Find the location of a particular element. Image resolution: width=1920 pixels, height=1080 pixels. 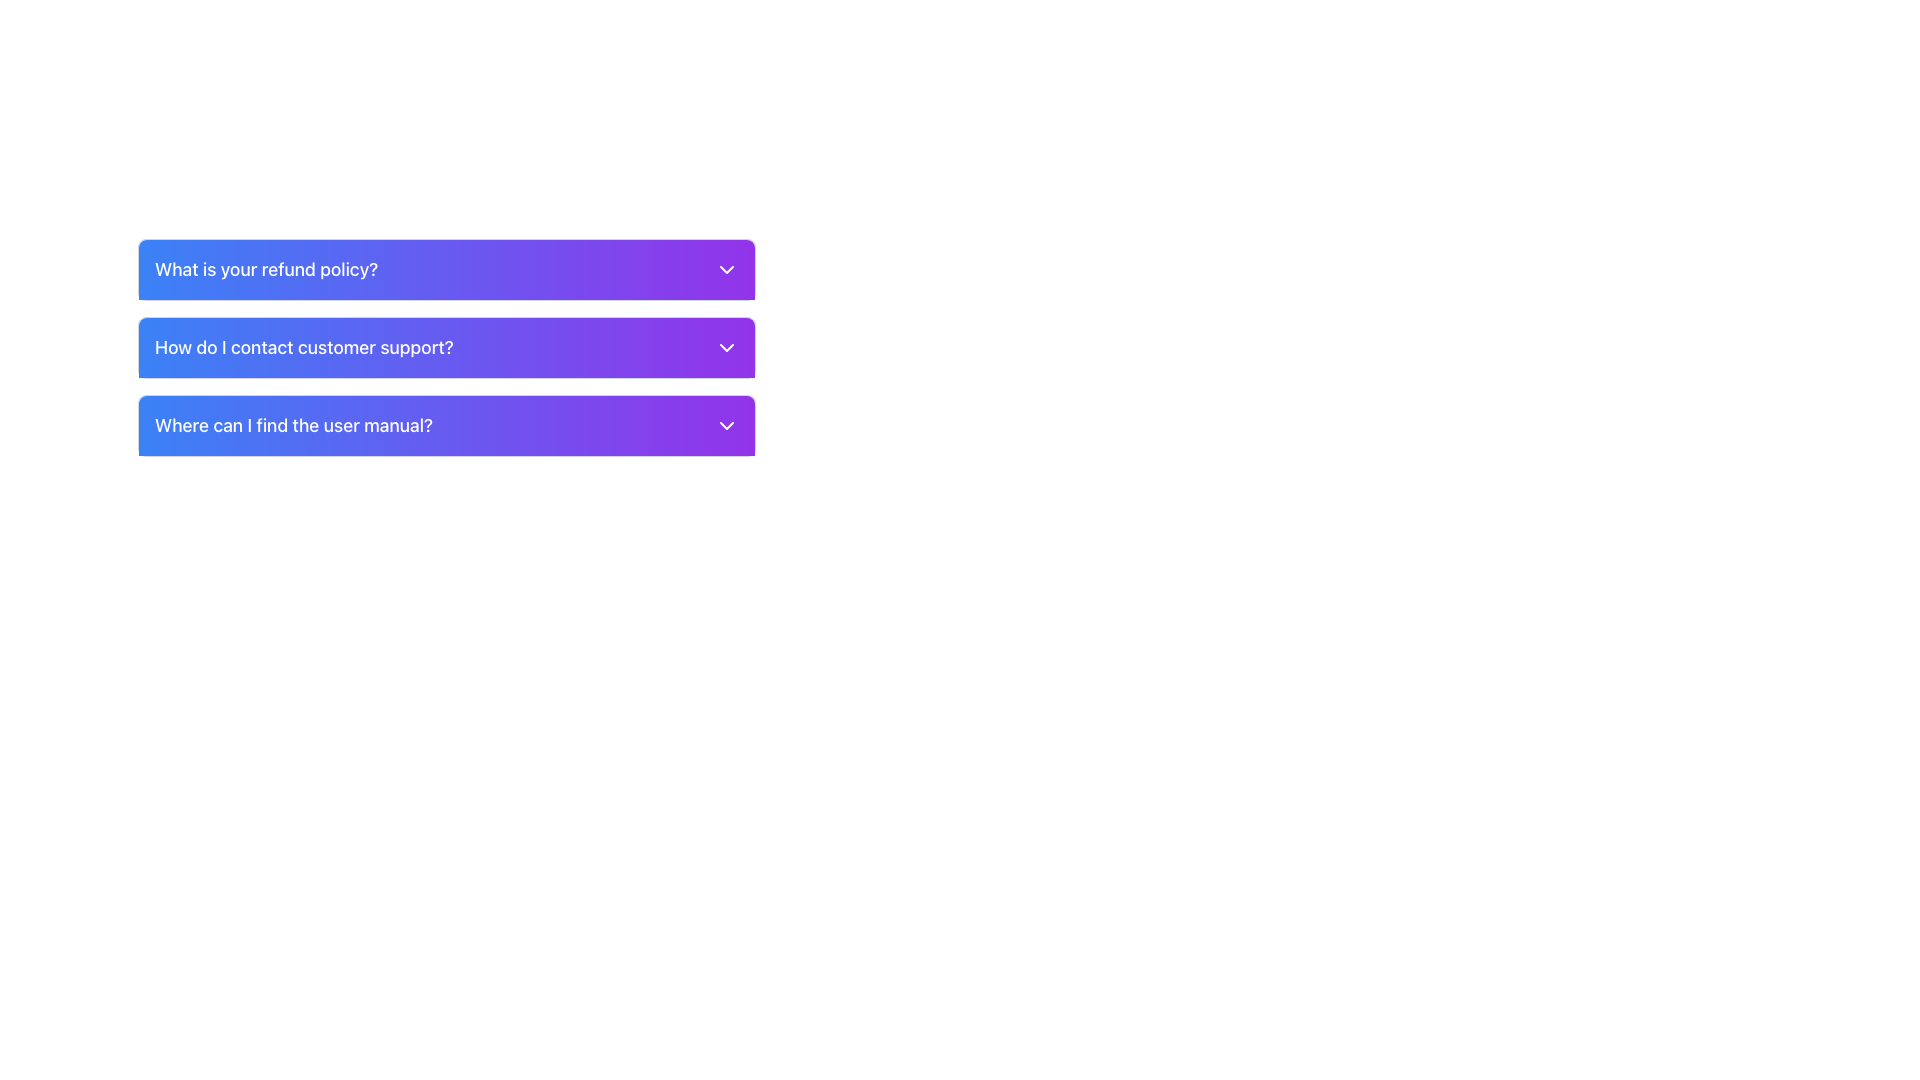

the text label that reads 'How do I contact customer support?' which is displayed in white on a gradient background, positioned as the second item in the vertical list is located at coordinates (303, 346).